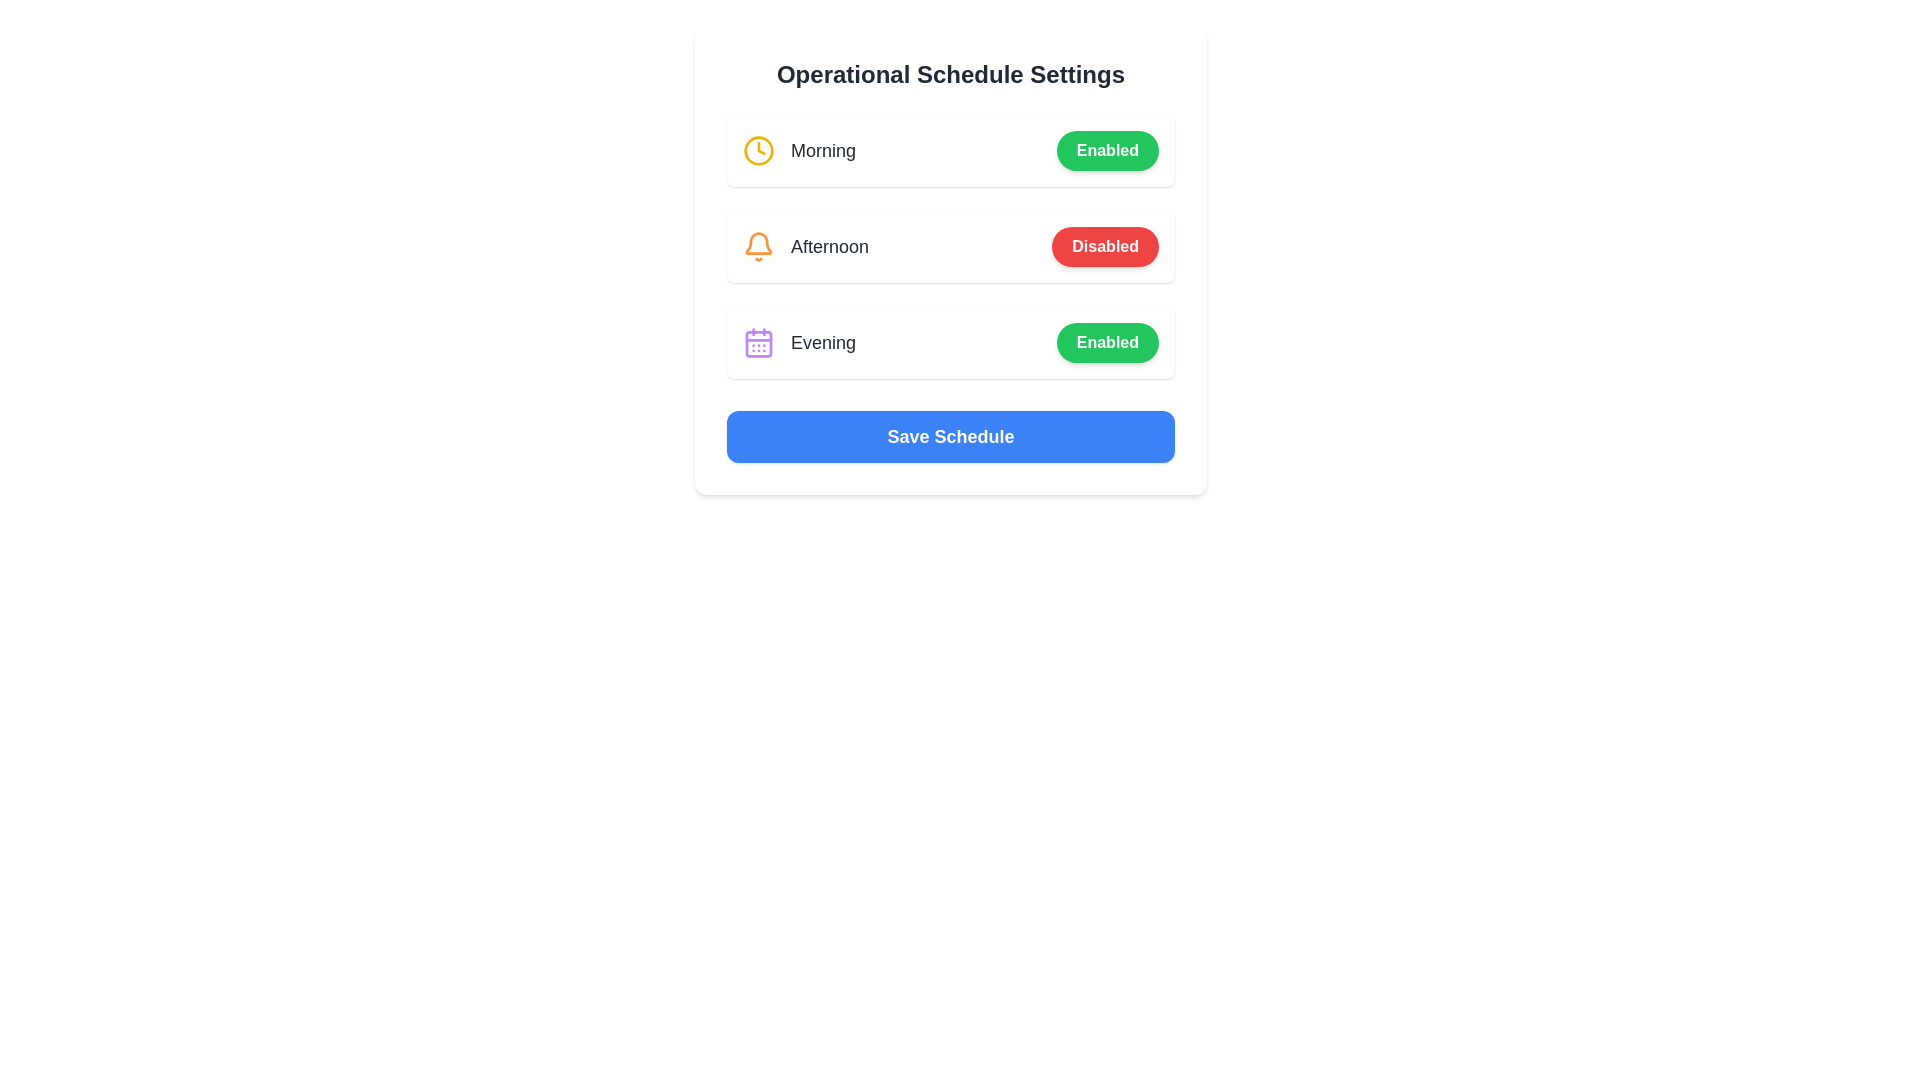 This screenshot has height=1080, width=1920. I want to click on the 'Save Schedule' button to save the current schedule settings, so click(949, 435).